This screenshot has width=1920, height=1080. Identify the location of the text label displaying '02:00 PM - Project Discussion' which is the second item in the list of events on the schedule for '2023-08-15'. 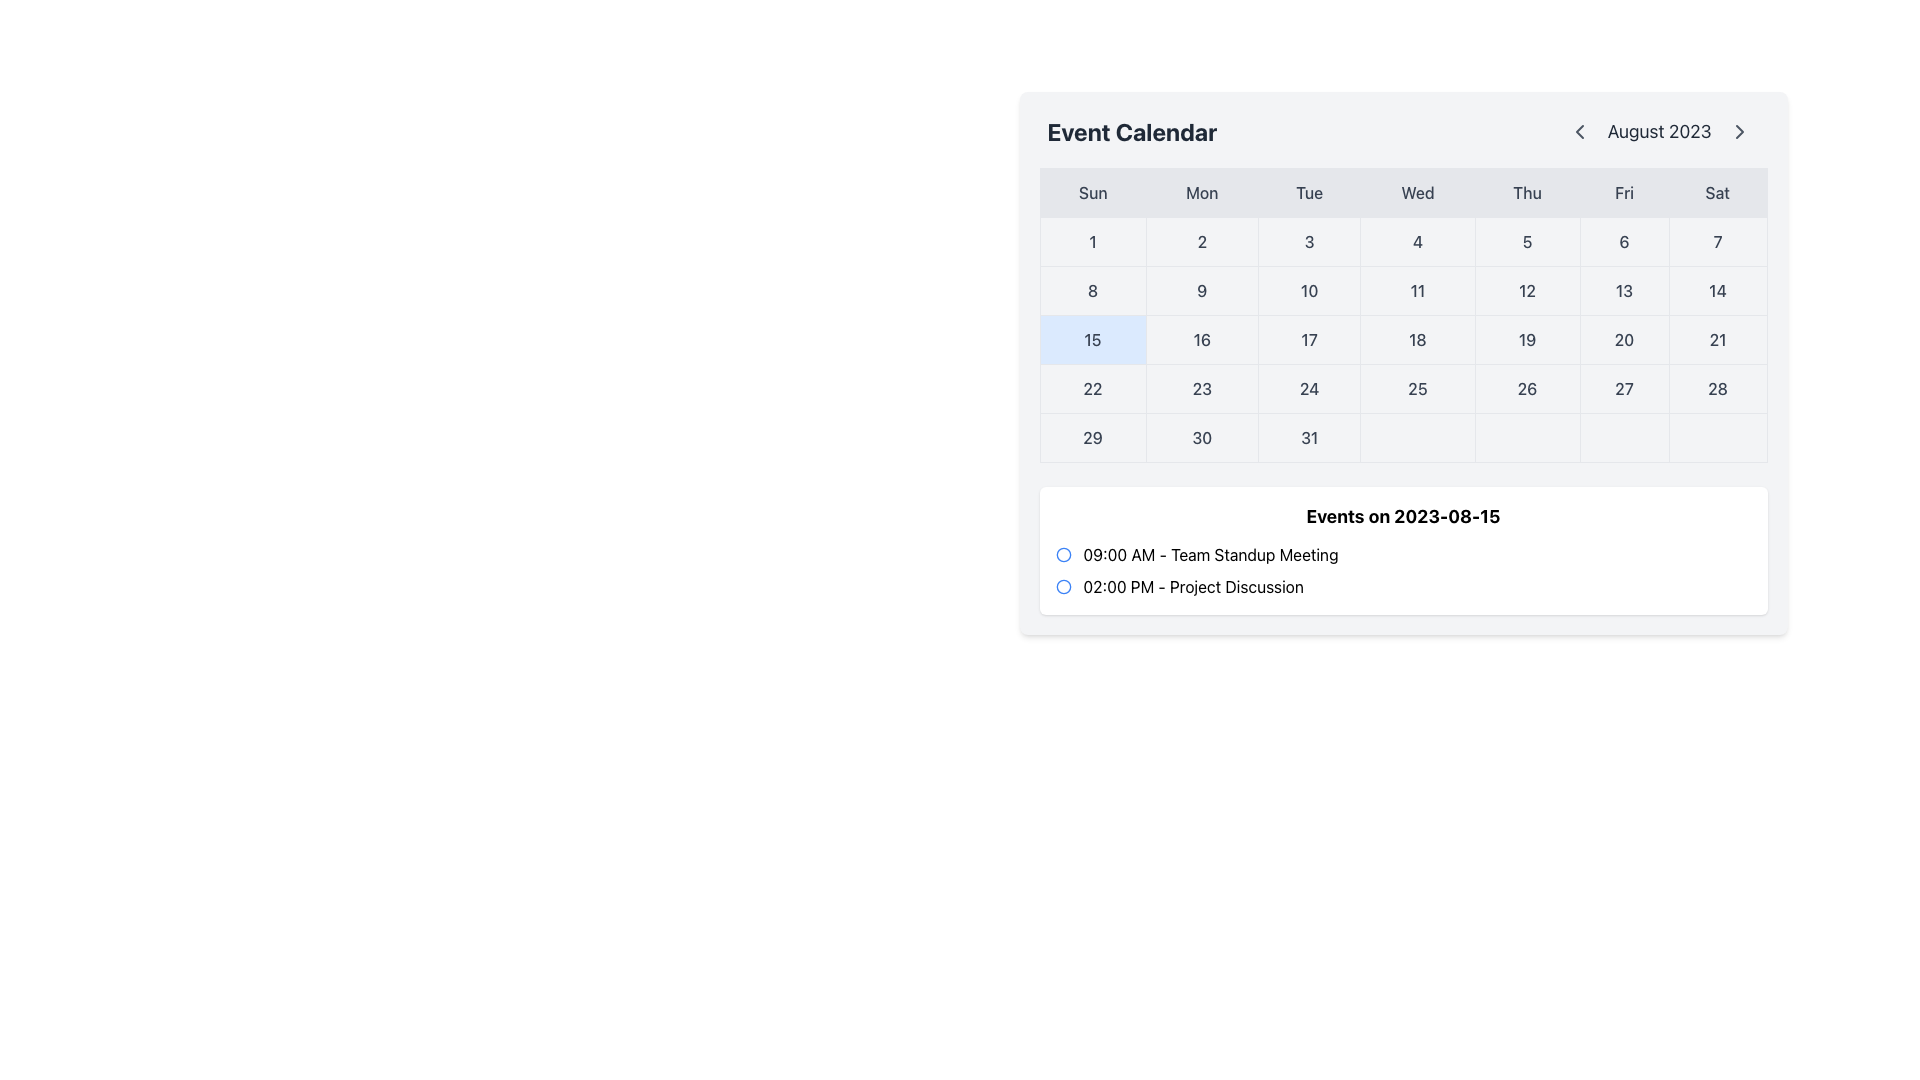
(1193, 585).